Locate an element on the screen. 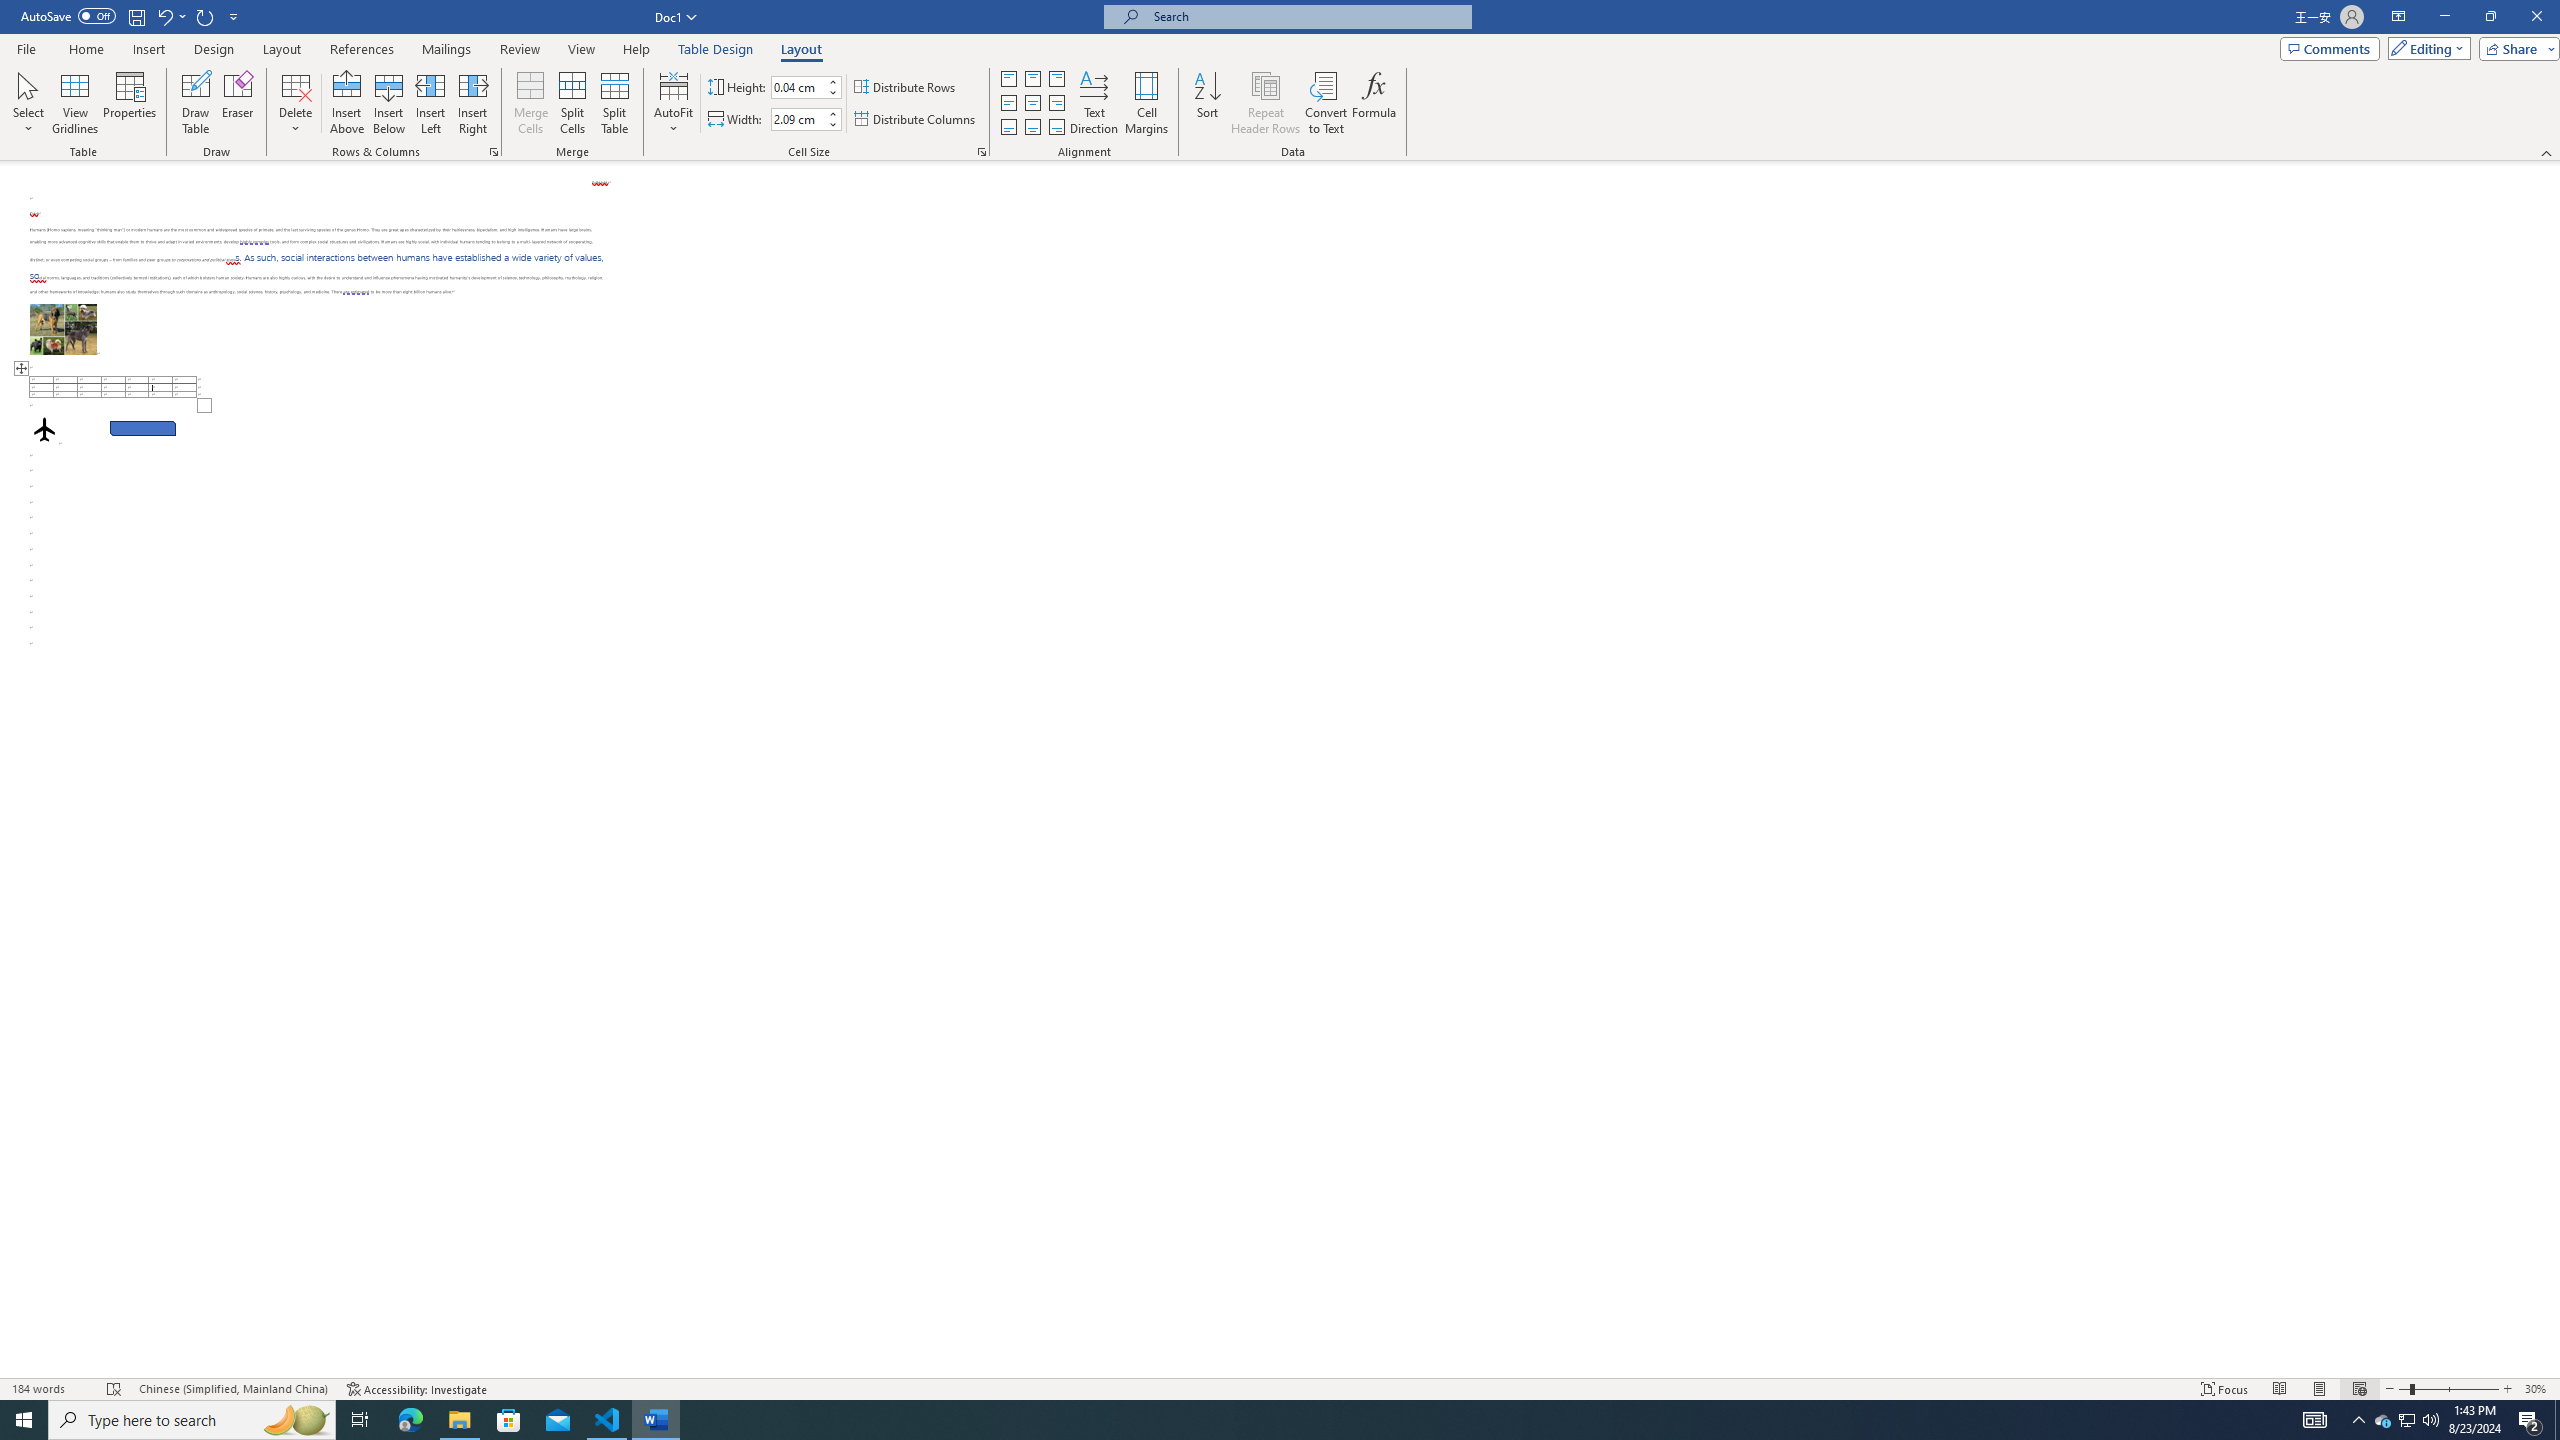  'Insert Right' is located at coordinates (472, 103).